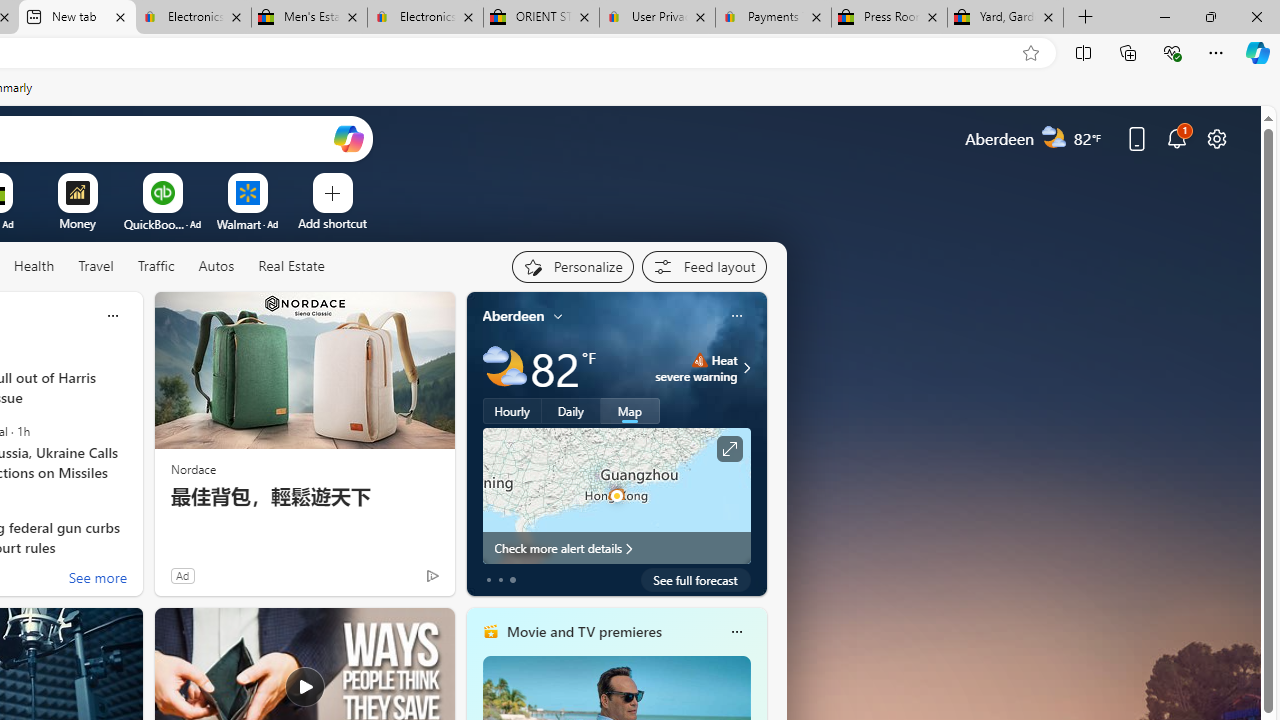  Describe the element at coordinates (570, 410) in the screenshot. I see `'Daily'` at that location.